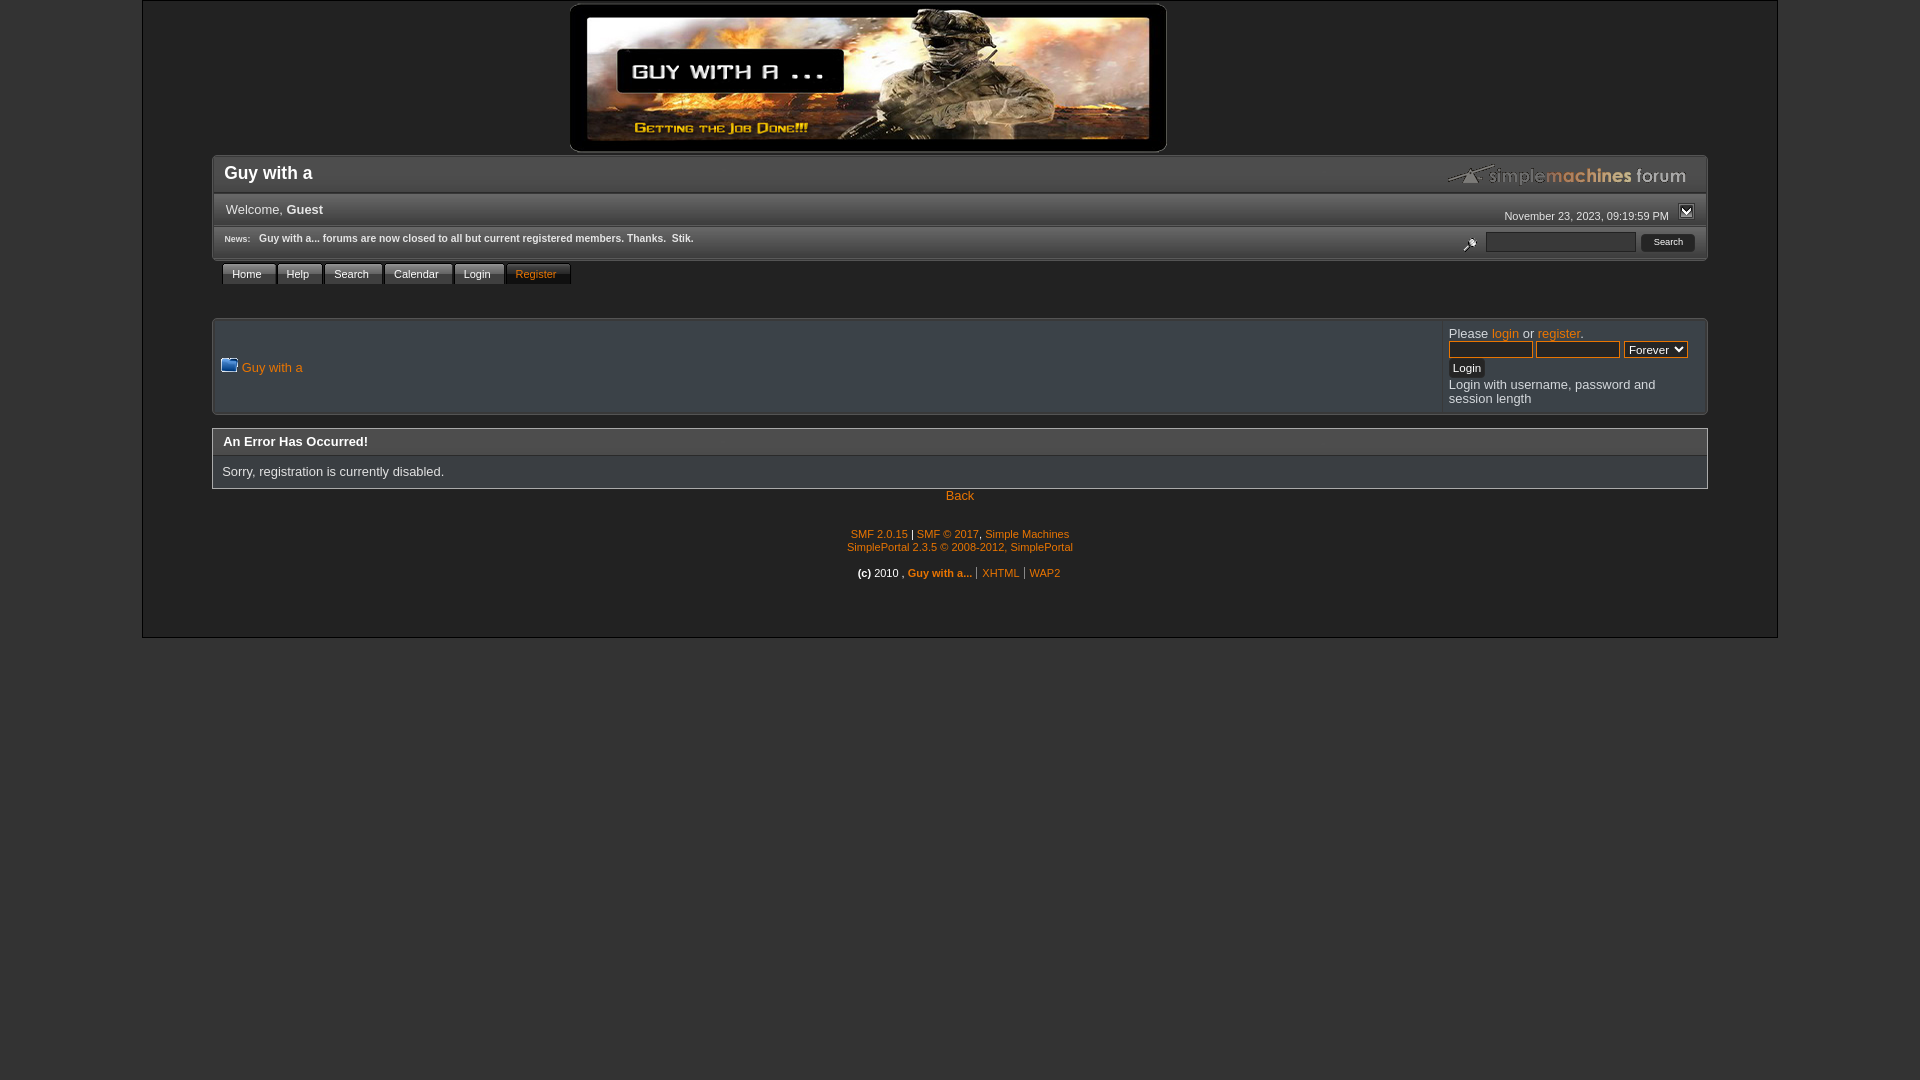  What do you see at coordinates (417, 273) in the screenshot?
I see `'Calendar'` at bounding box center [417, 273].